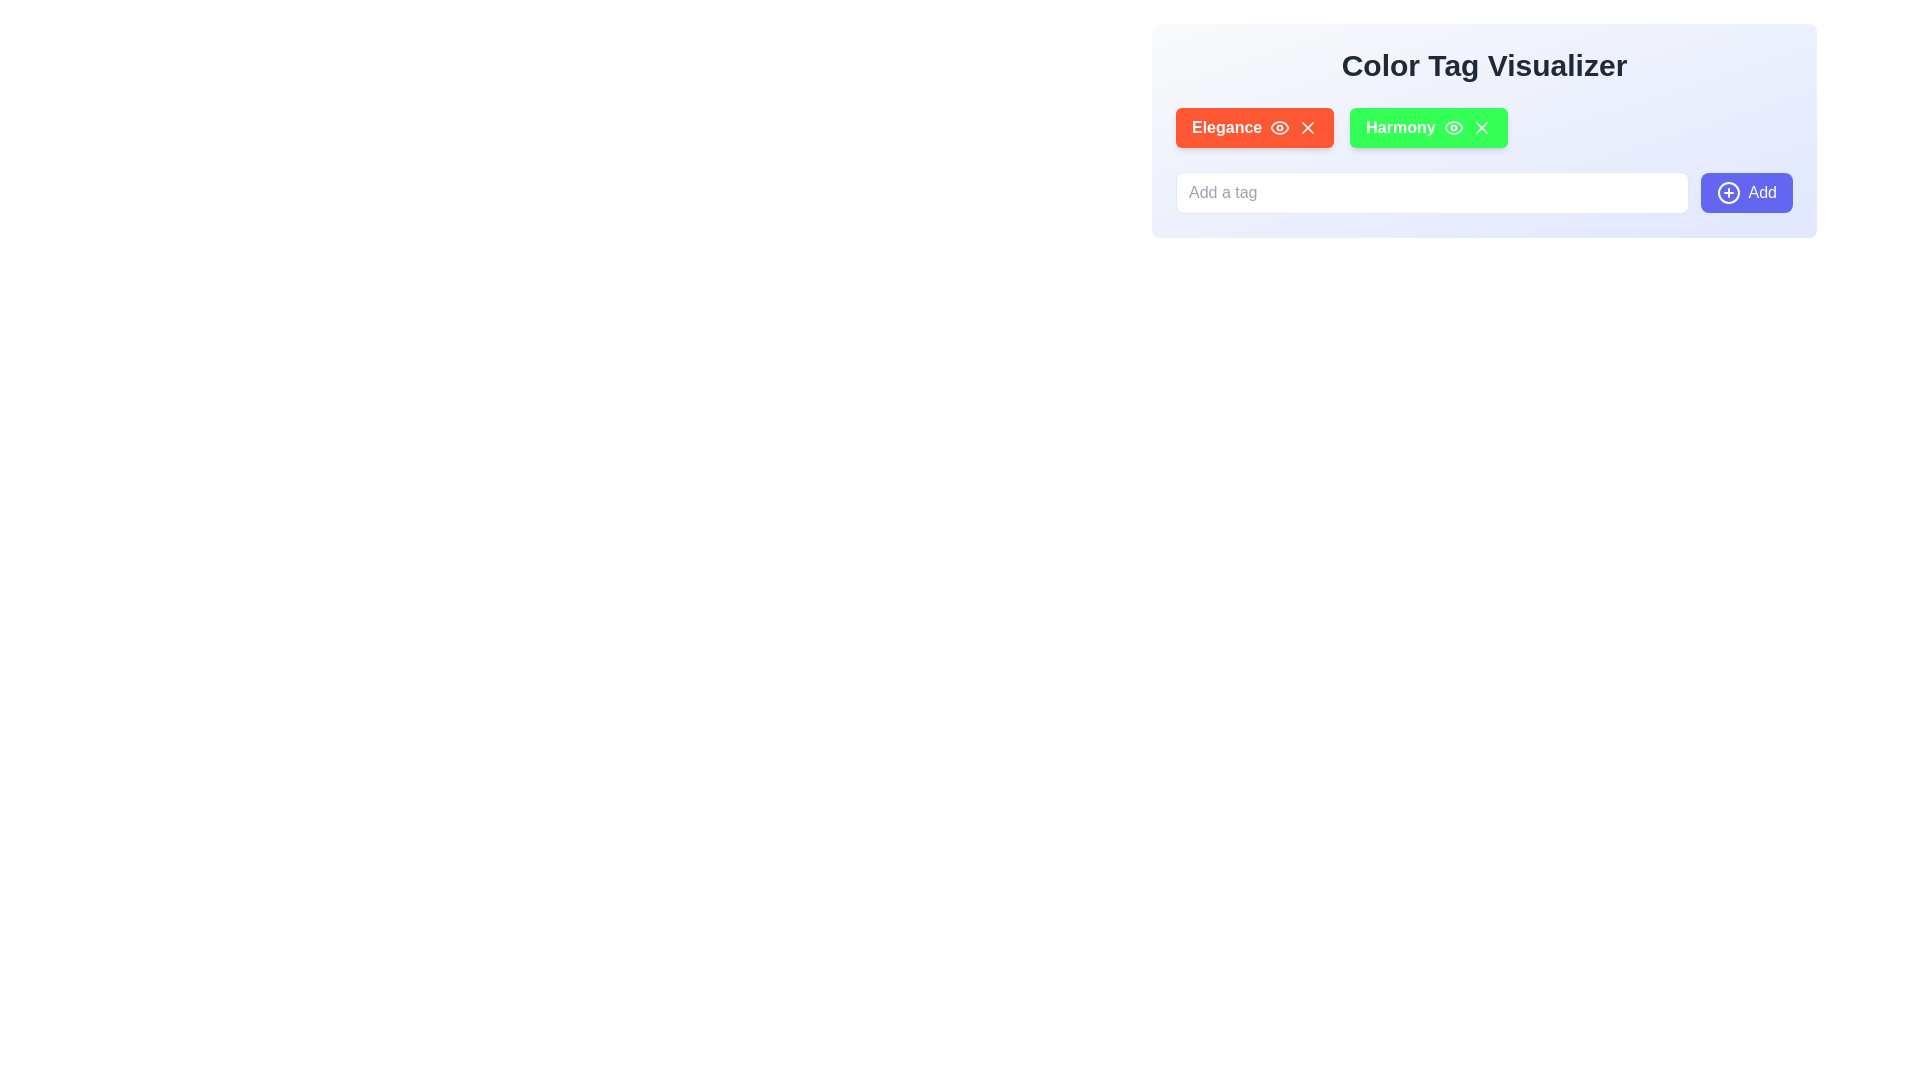 The image size is (1920, 1080). I want to click on the 'X' icon inside the green 'Harmony' tag, so click(1484, 131).